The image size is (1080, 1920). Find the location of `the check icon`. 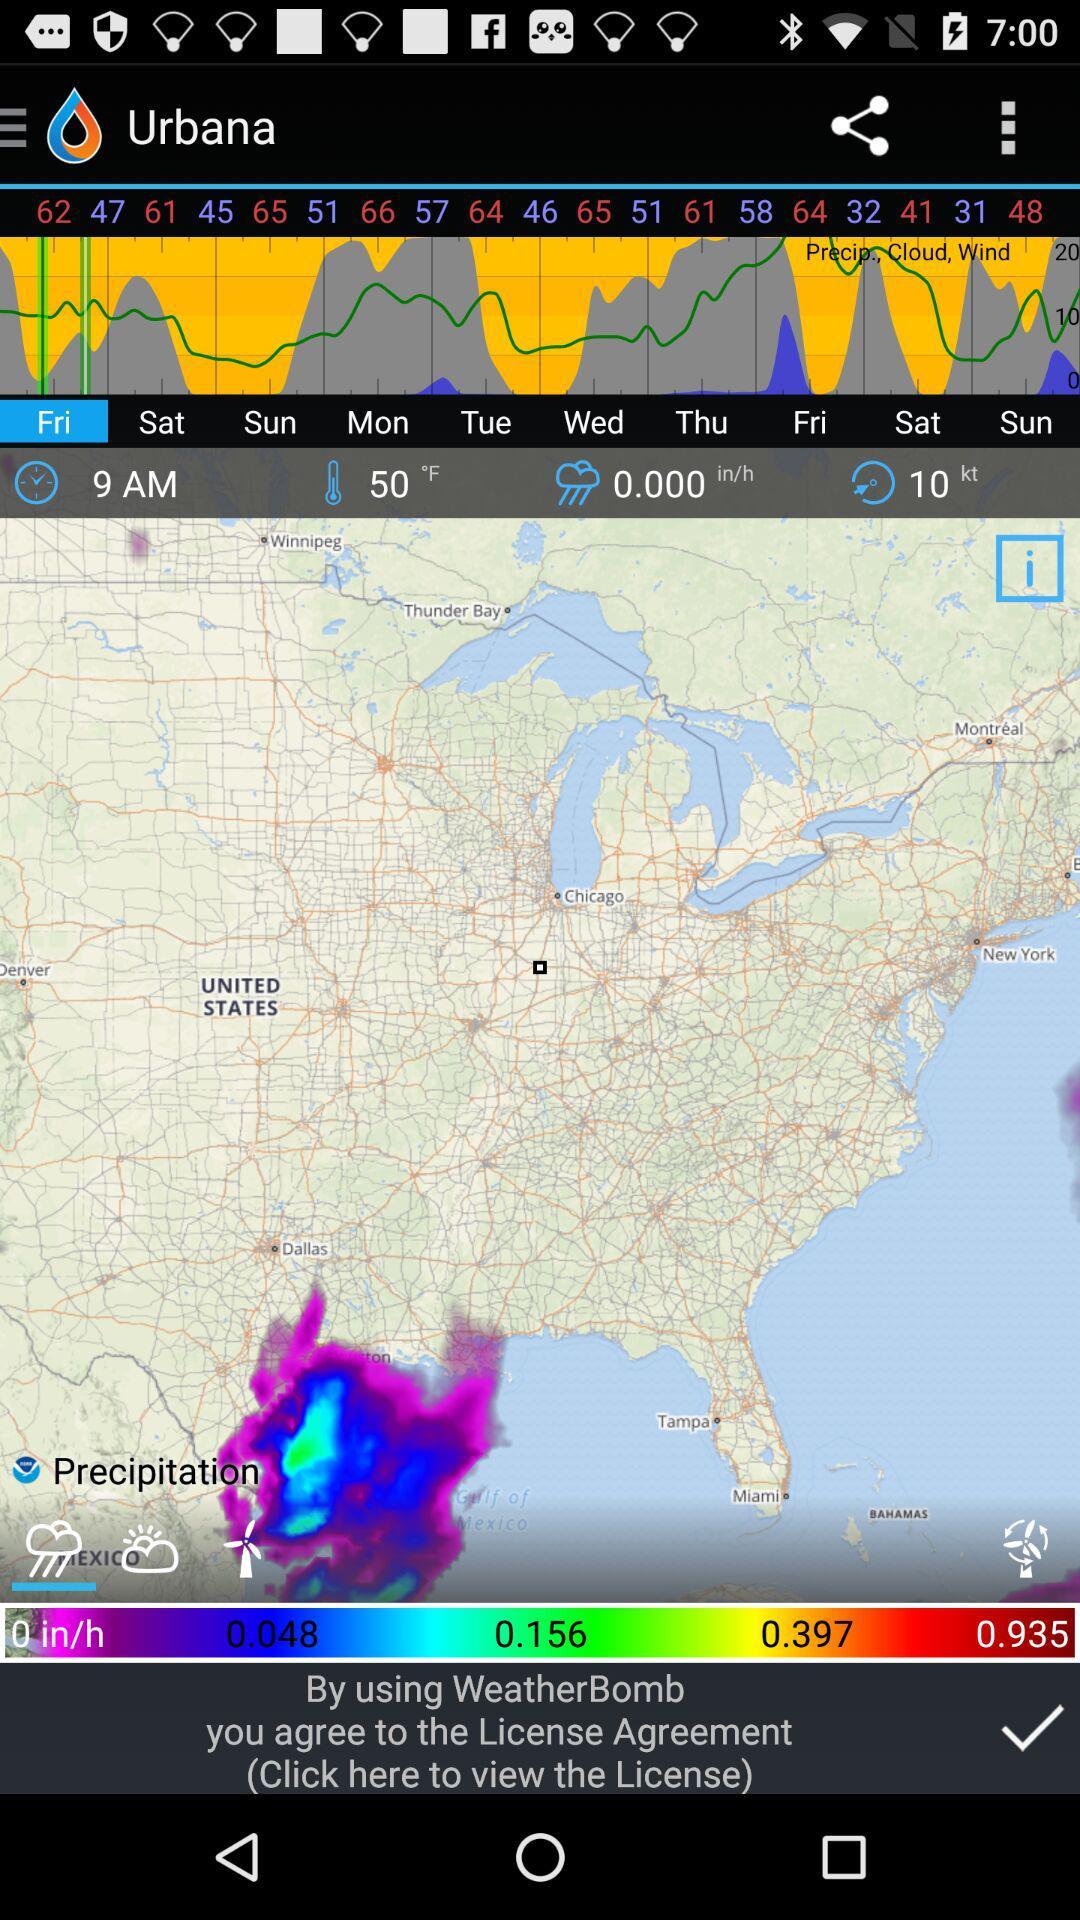

the check icon is located at coordinates (1032, 1848).